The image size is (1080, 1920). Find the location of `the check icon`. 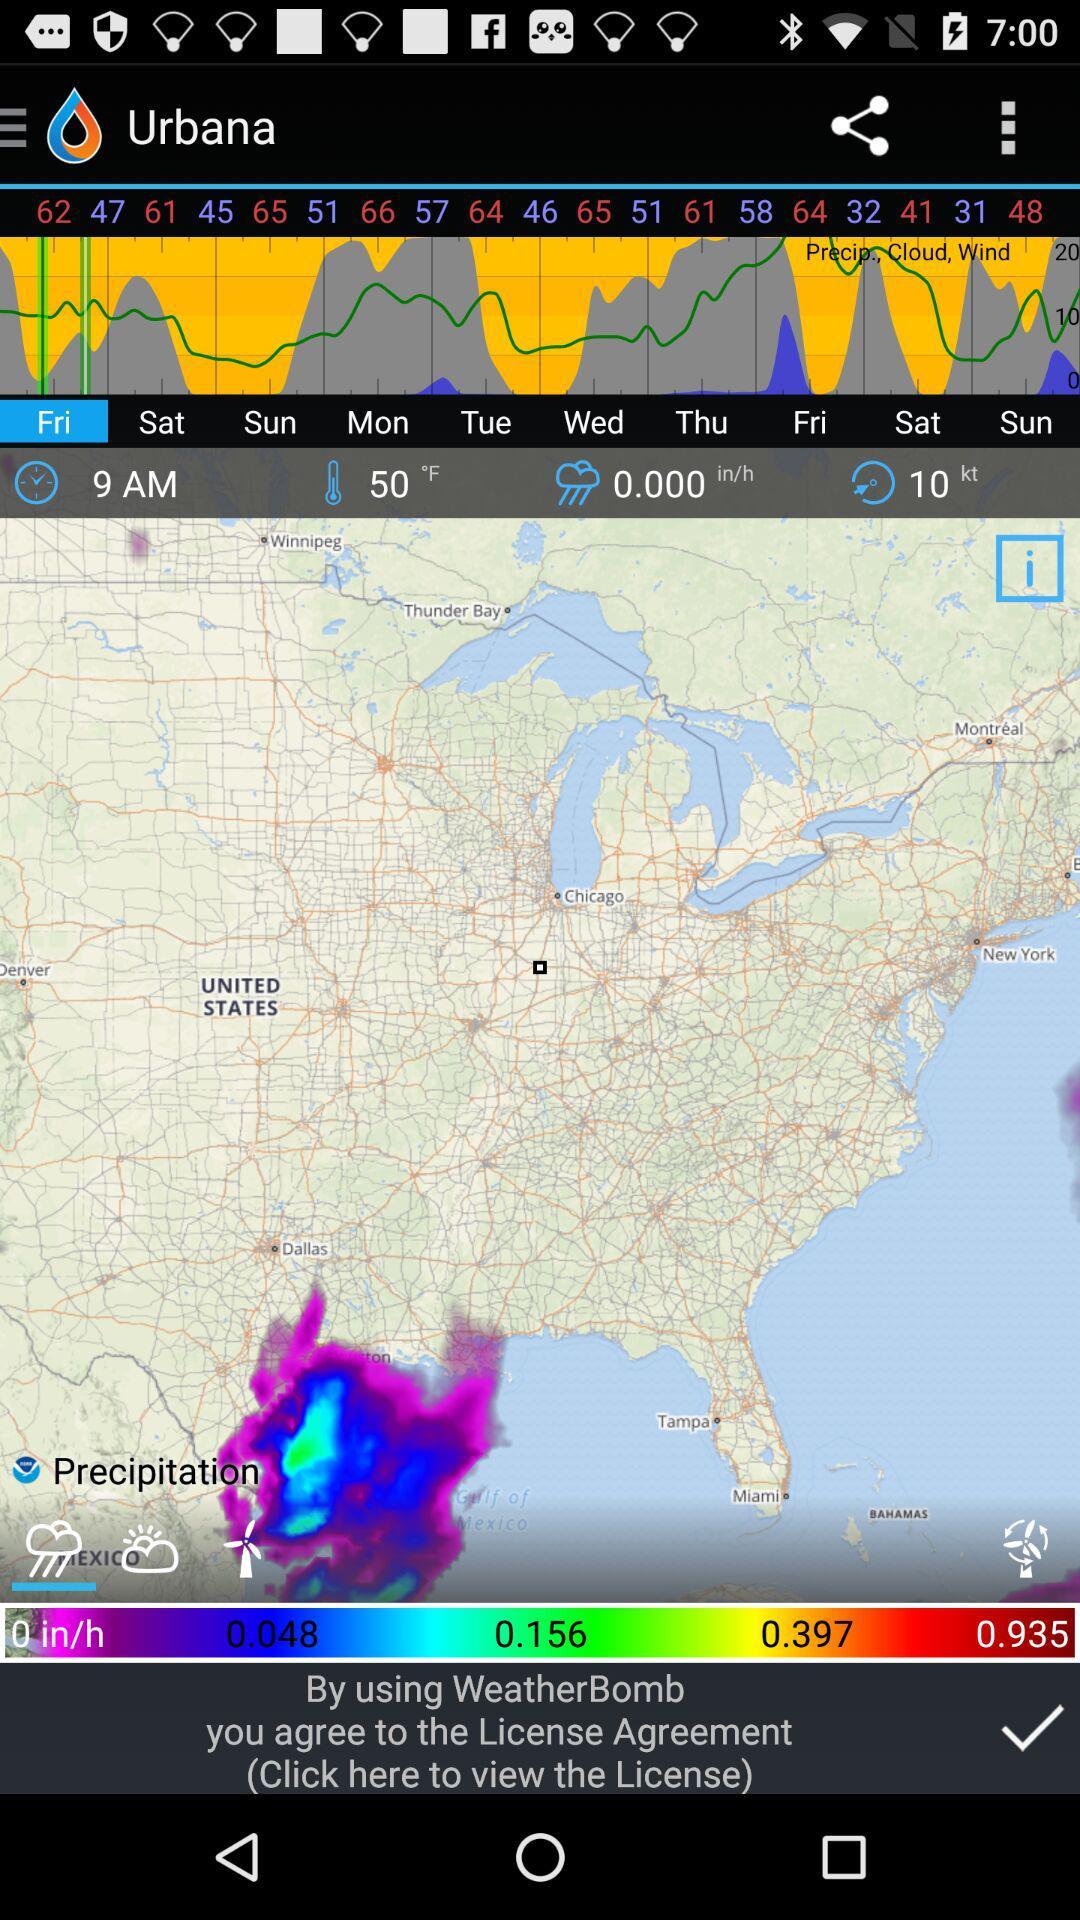

the check icon is located at coordinates (1032, 1848).